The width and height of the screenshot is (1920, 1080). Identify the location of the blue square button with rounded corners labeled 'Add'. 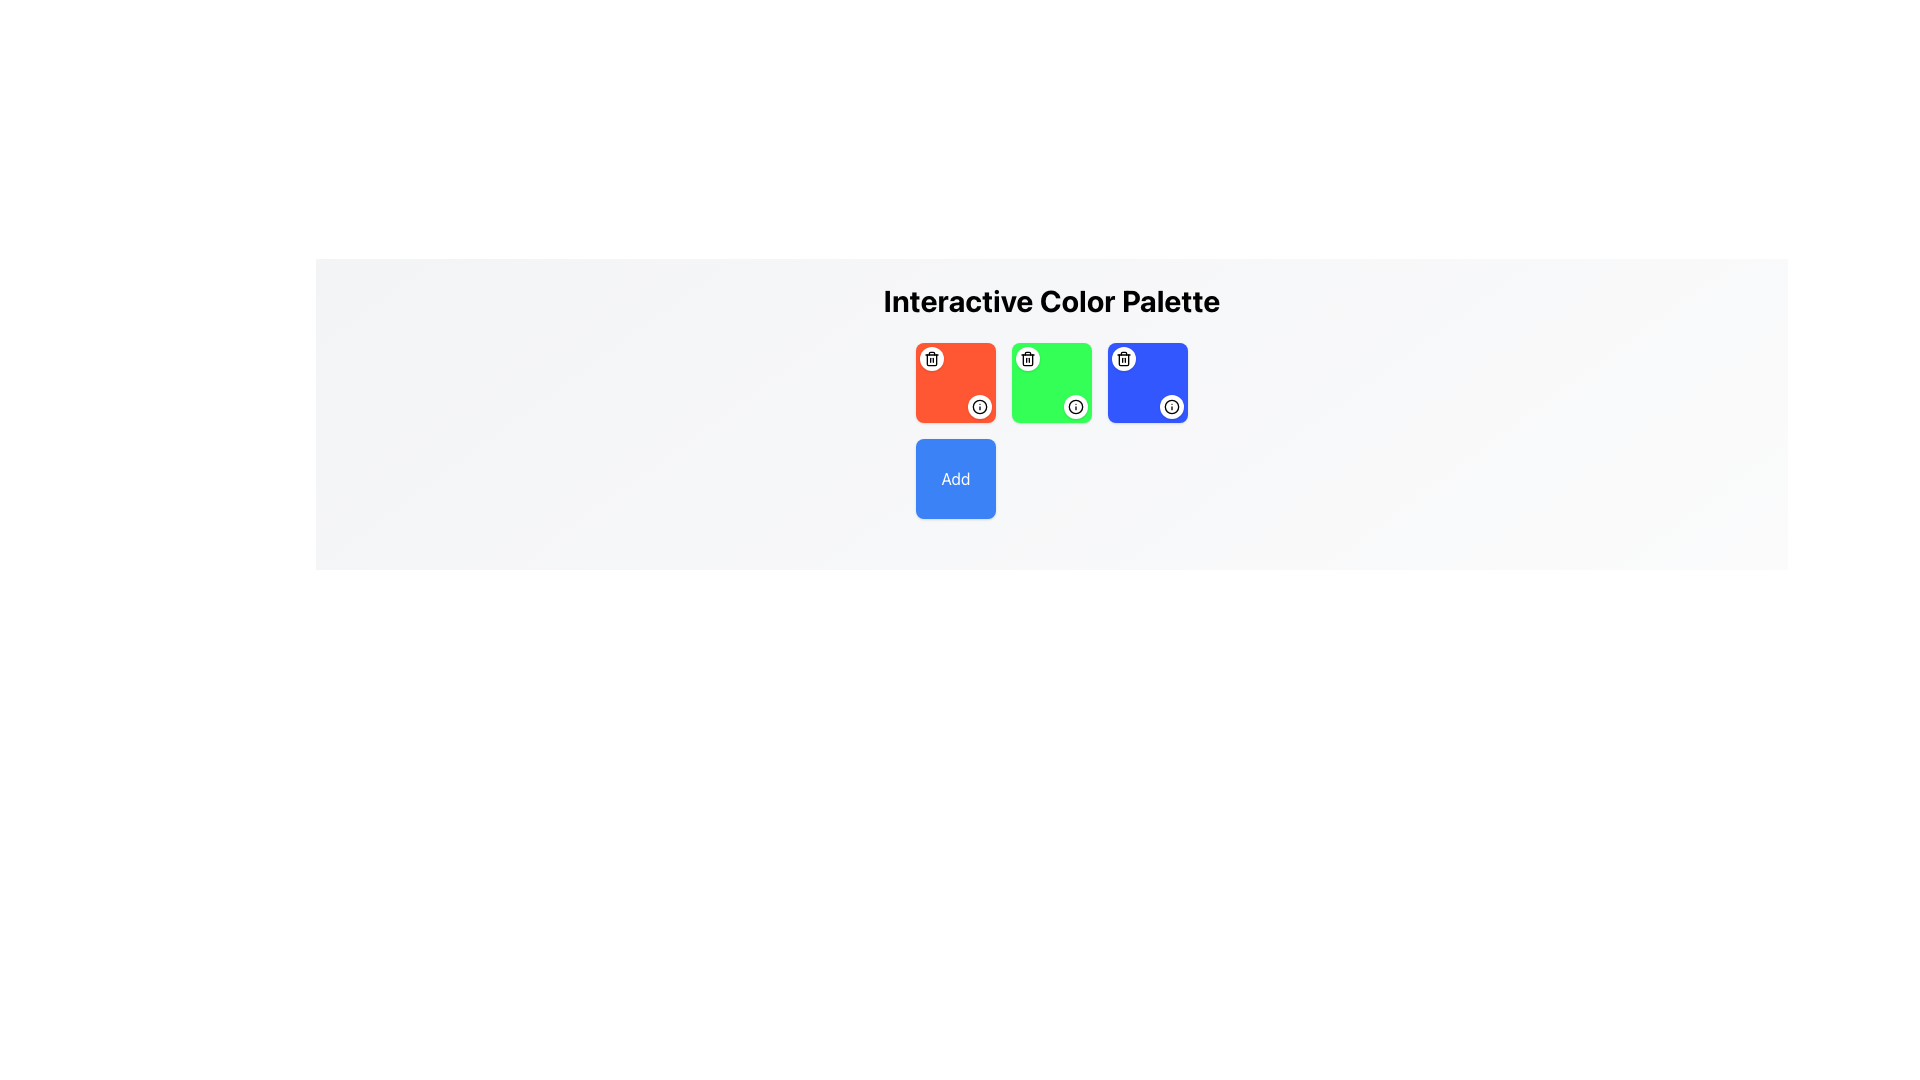
(954, 478).